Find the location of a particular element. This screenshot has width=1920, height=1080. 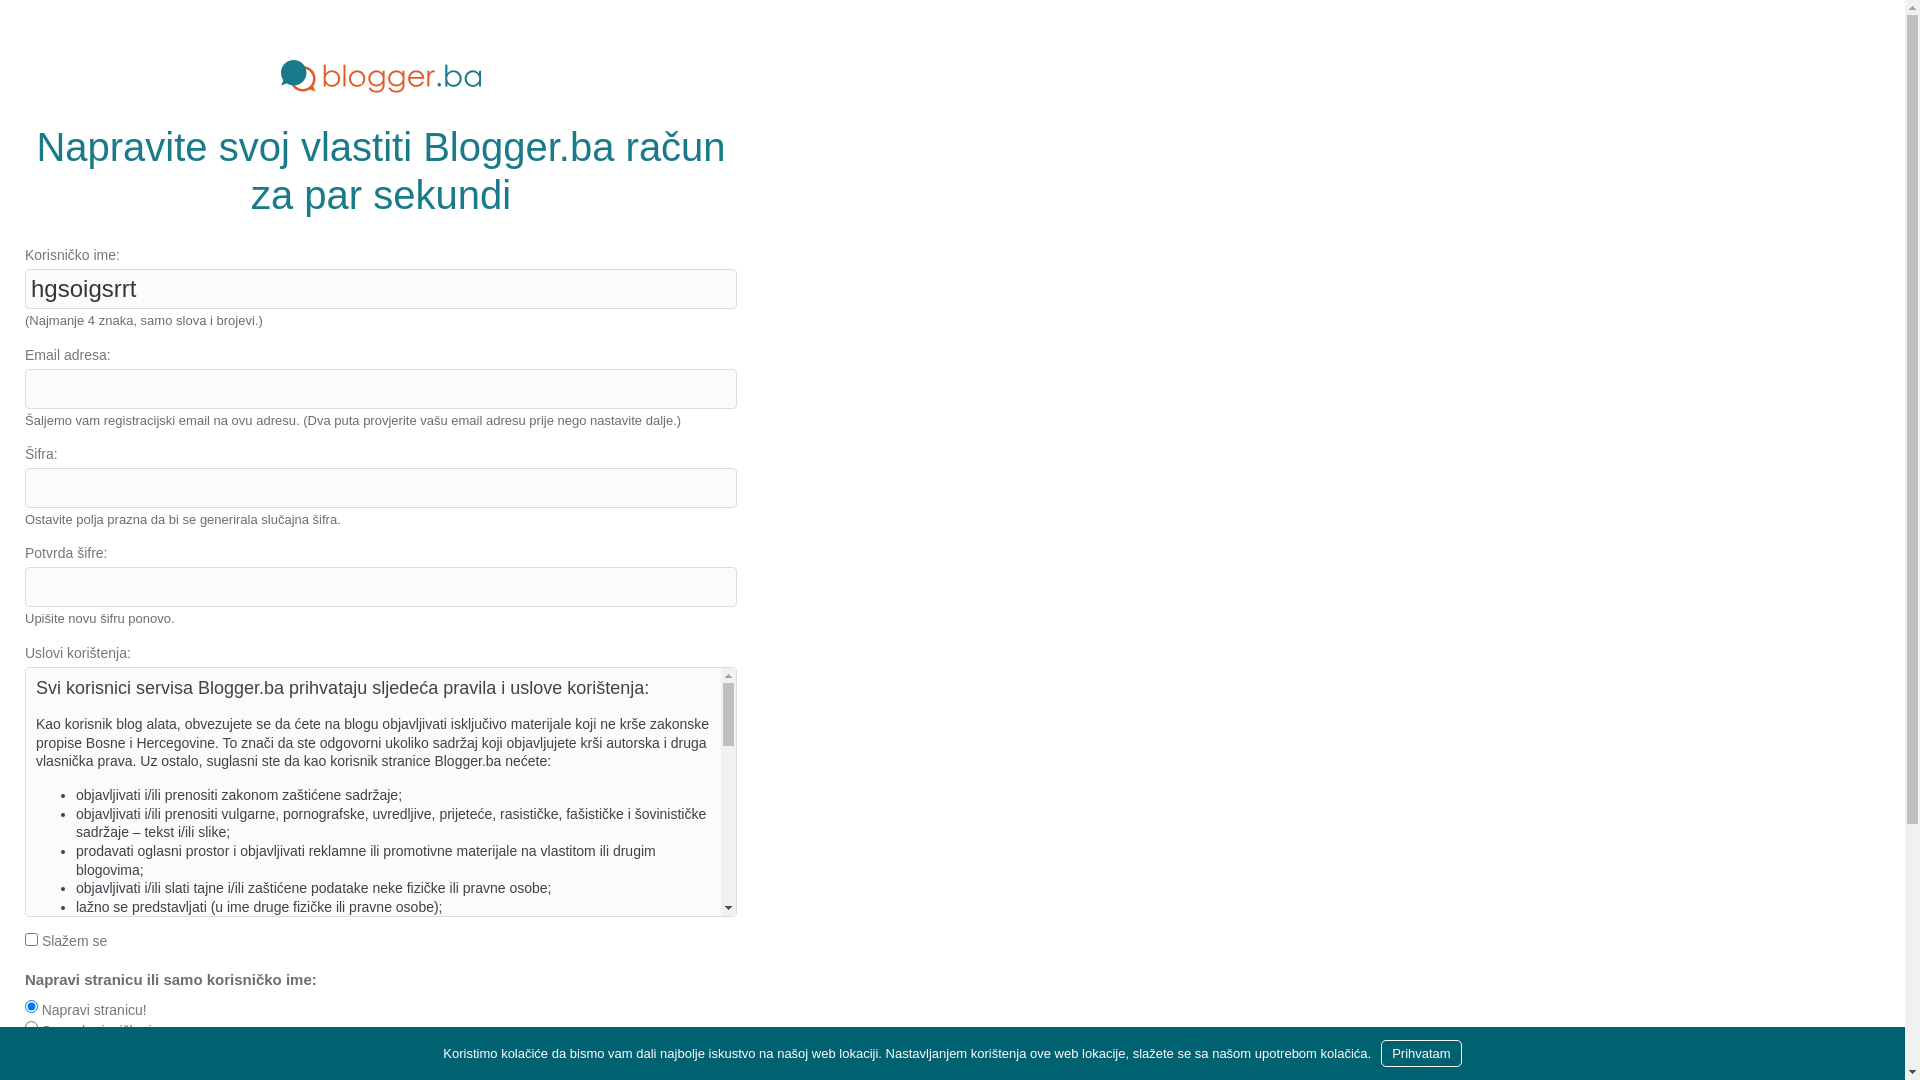

'Prihvatam' is located at coordinates (1420, 1052).